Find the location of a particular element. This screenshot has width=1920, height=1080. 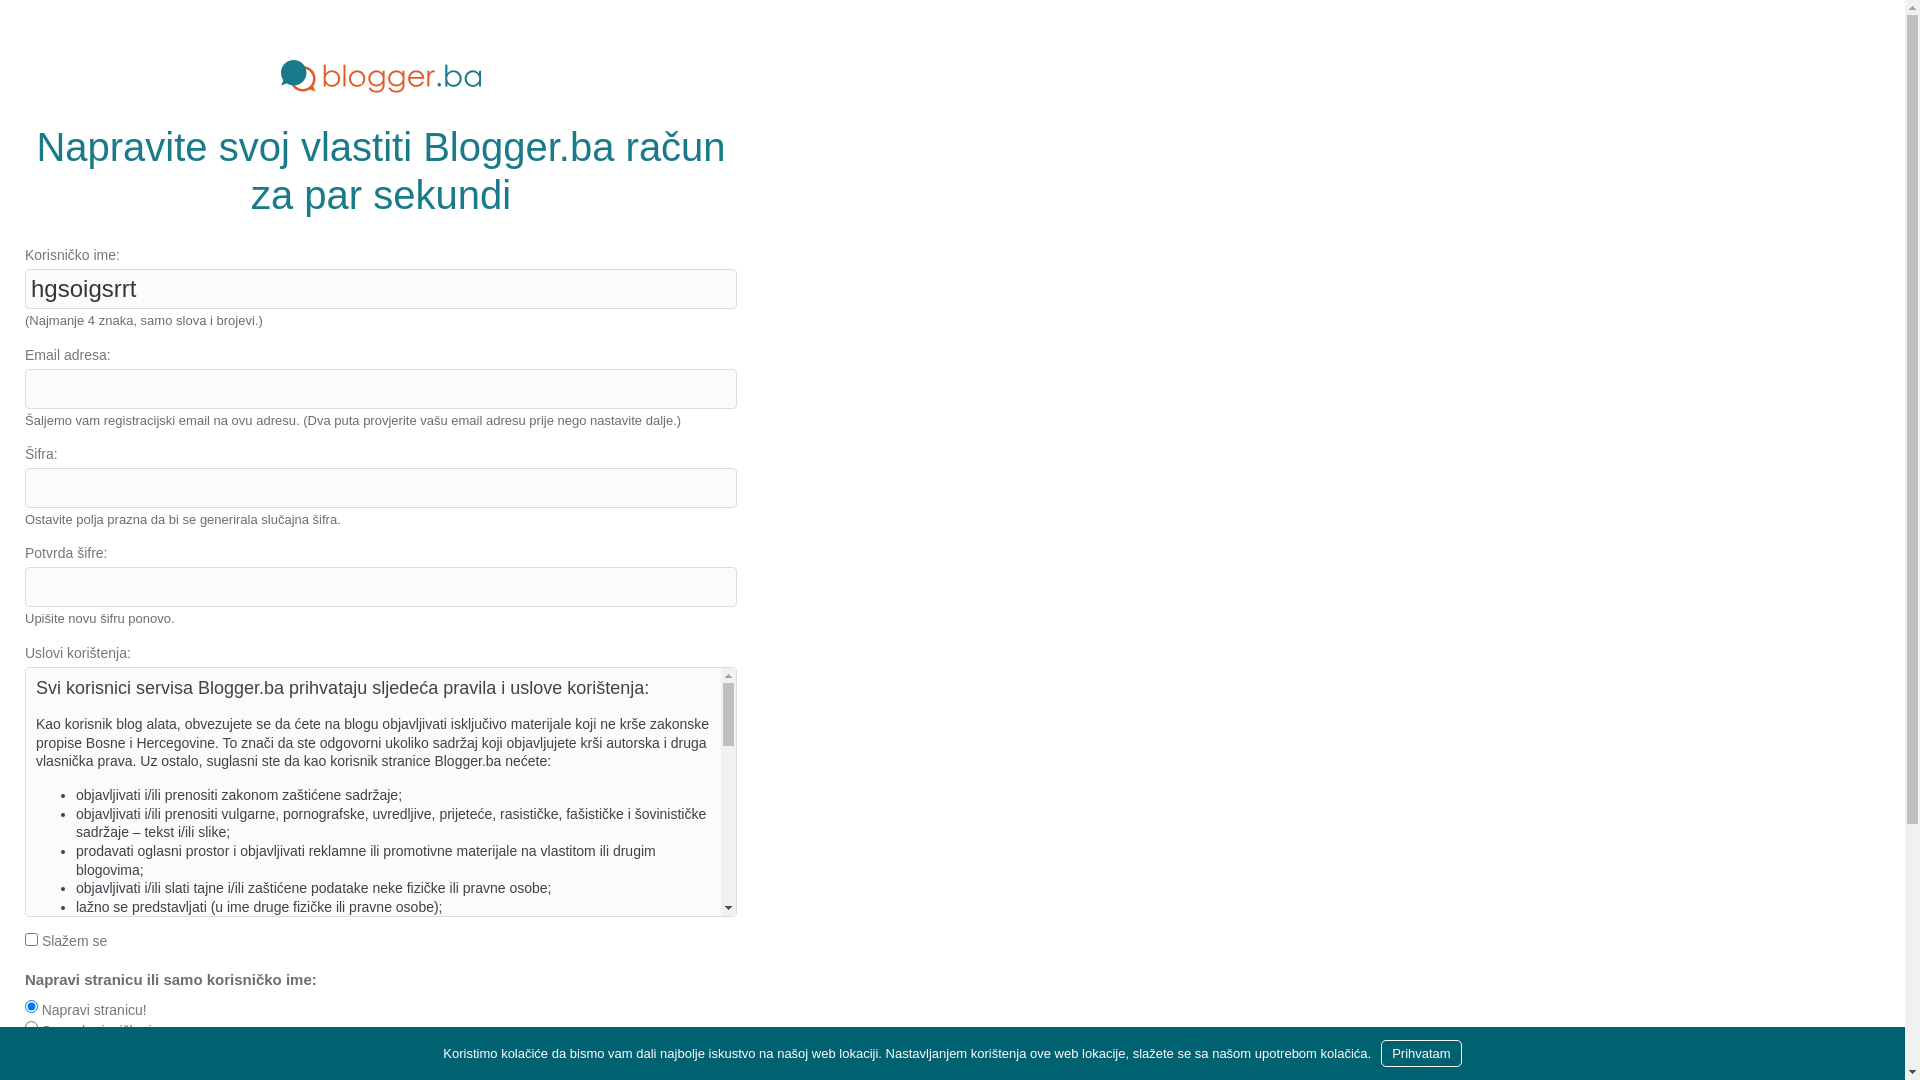

'Prihvatam' is located at coordinates (1420, 1052).